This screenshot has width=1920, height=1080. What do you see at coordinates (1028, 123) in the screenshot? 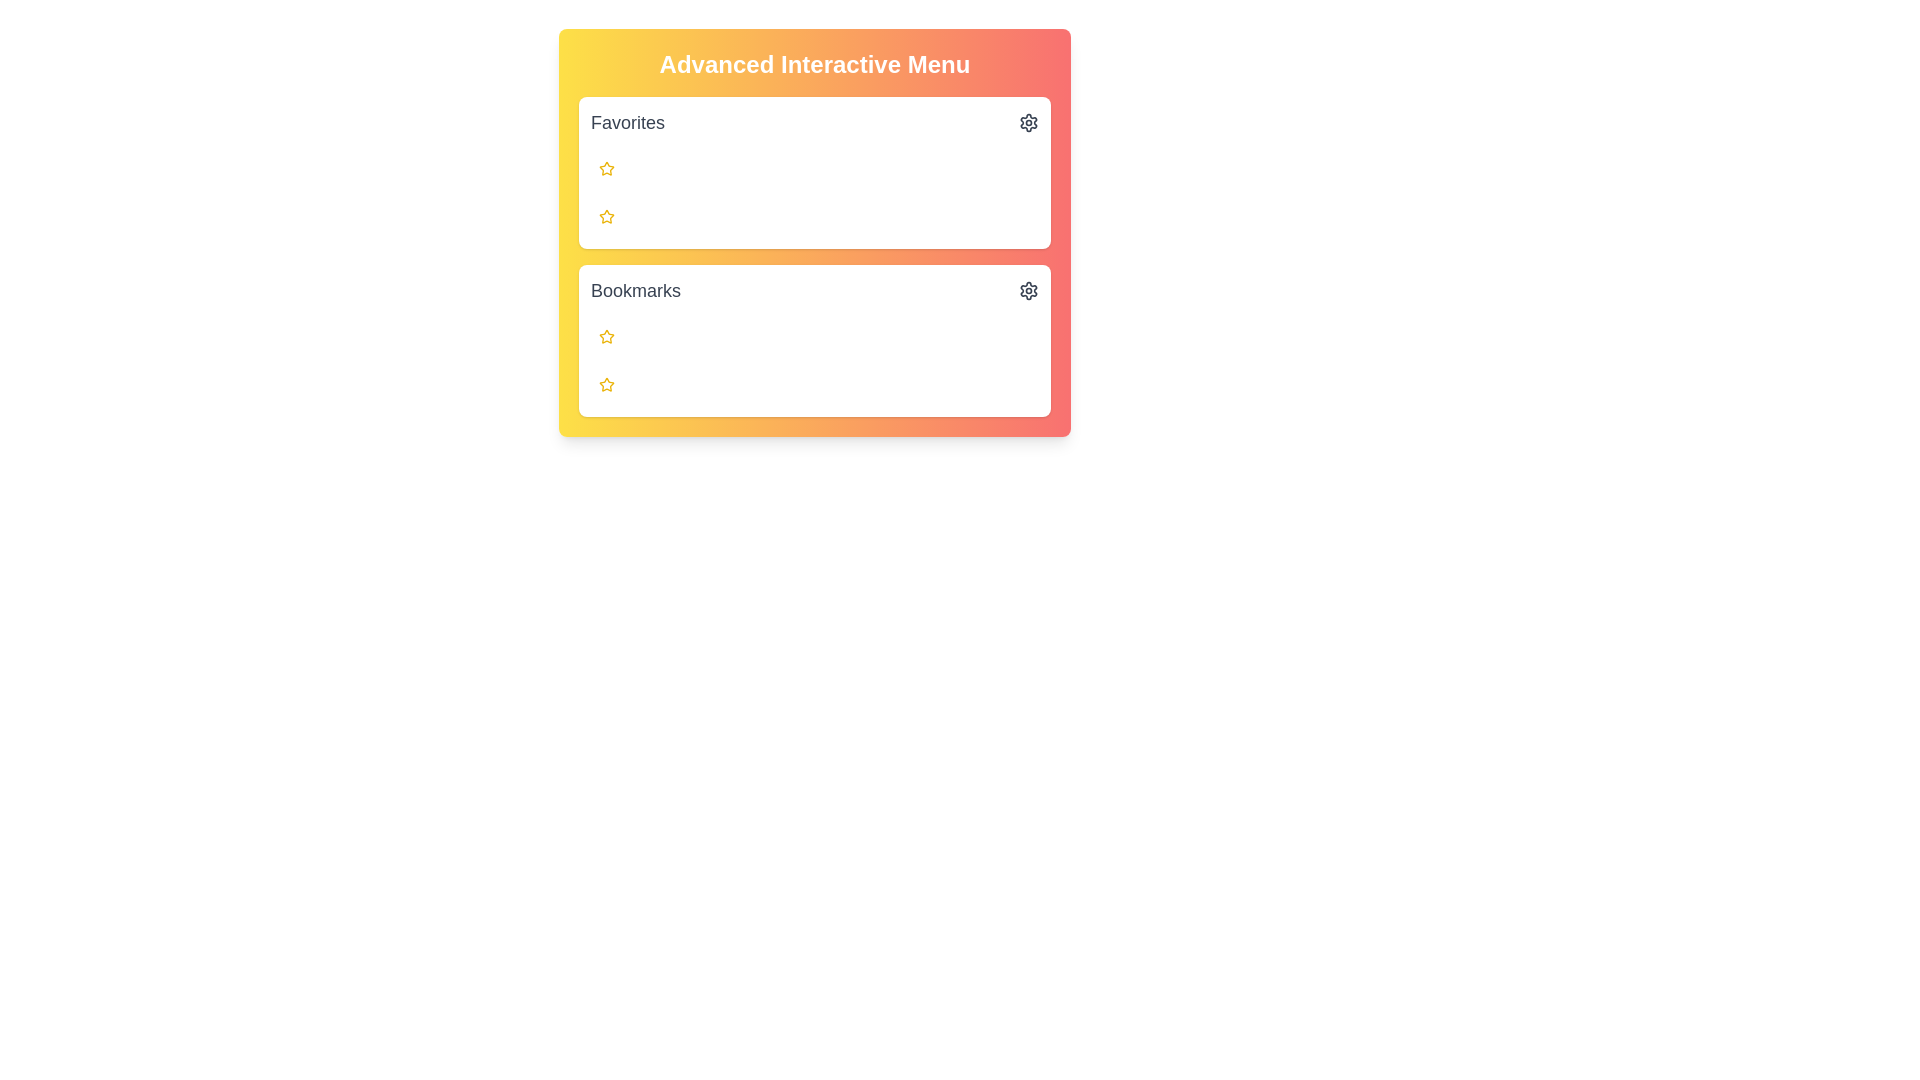
I see `the settings icon in the Favorites section` at bounding box center [1028, 123].